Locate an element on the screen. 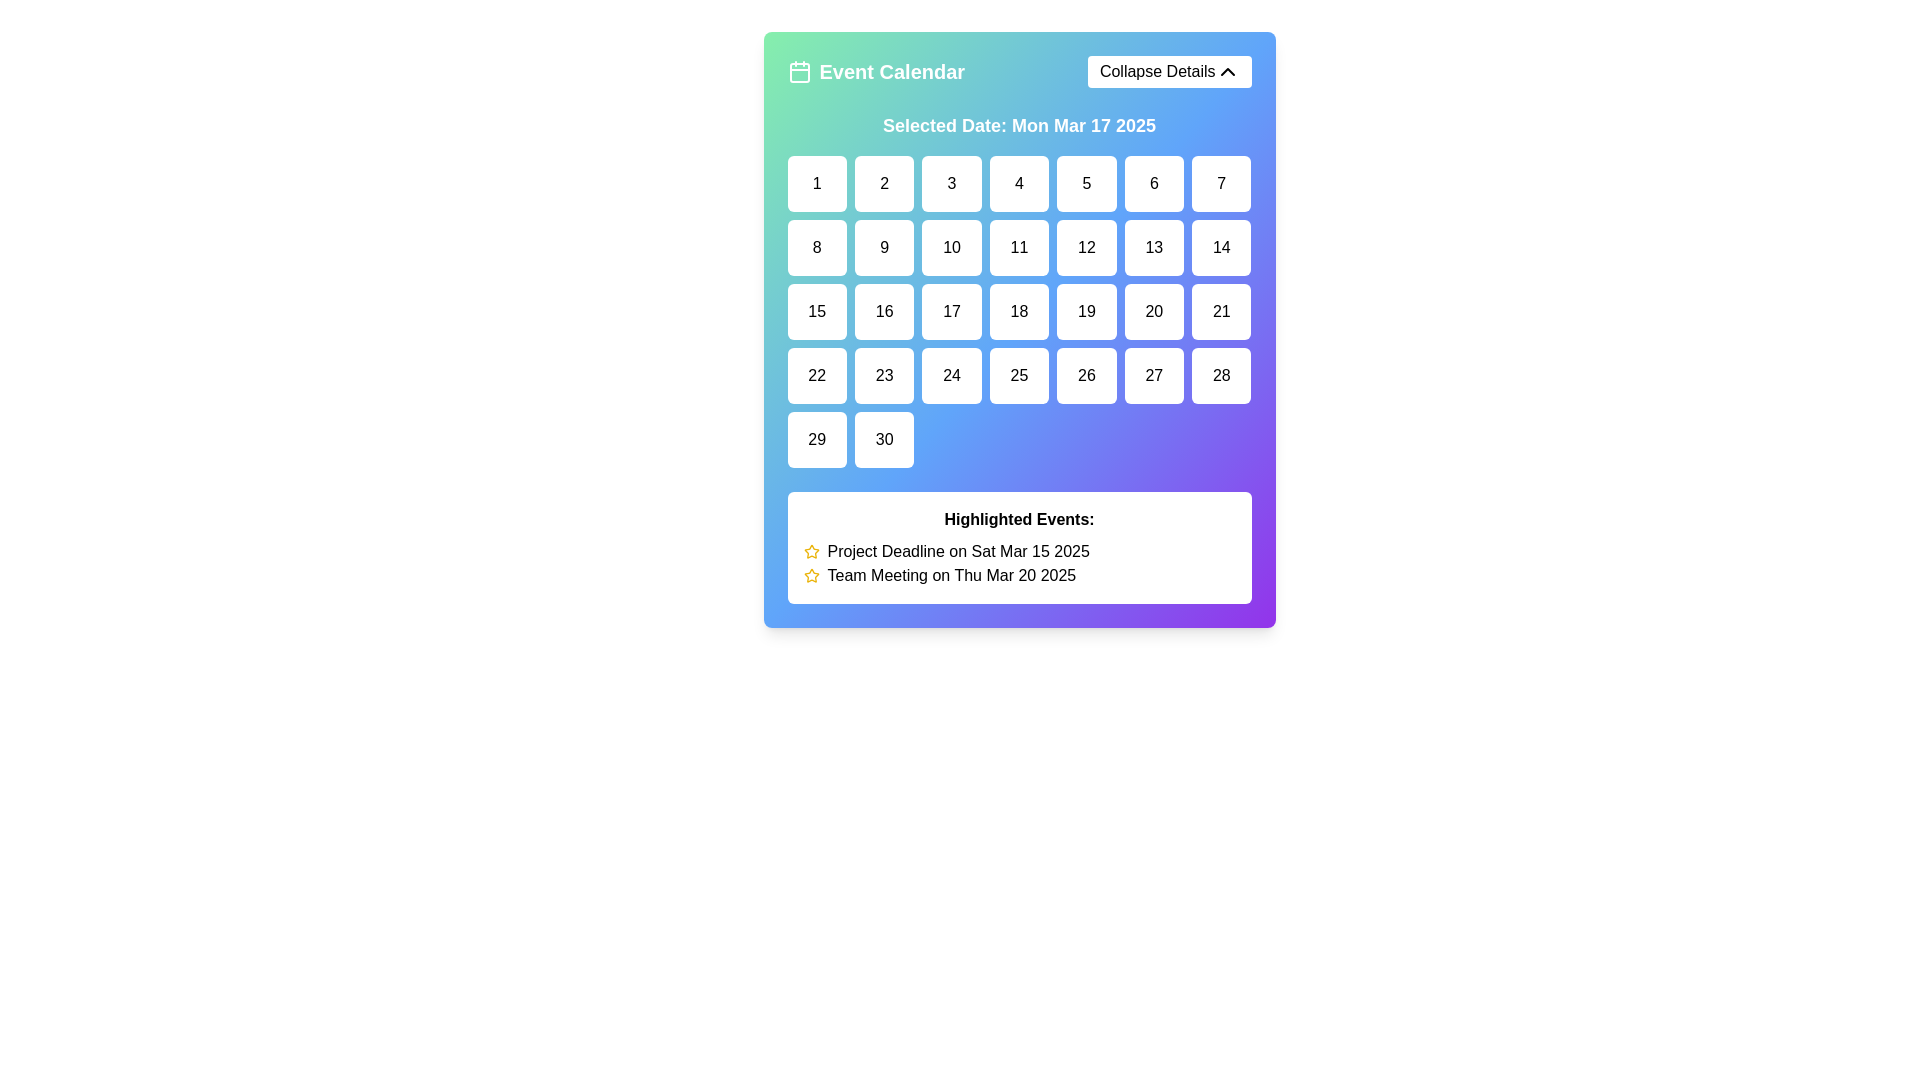 The width and height of the screenshot is (1920, 1080). the square-shaped UI component with rounded corners that has a white background and black text reading '1', located in the top row and first column of the grid is located at coordinates (817, 184).